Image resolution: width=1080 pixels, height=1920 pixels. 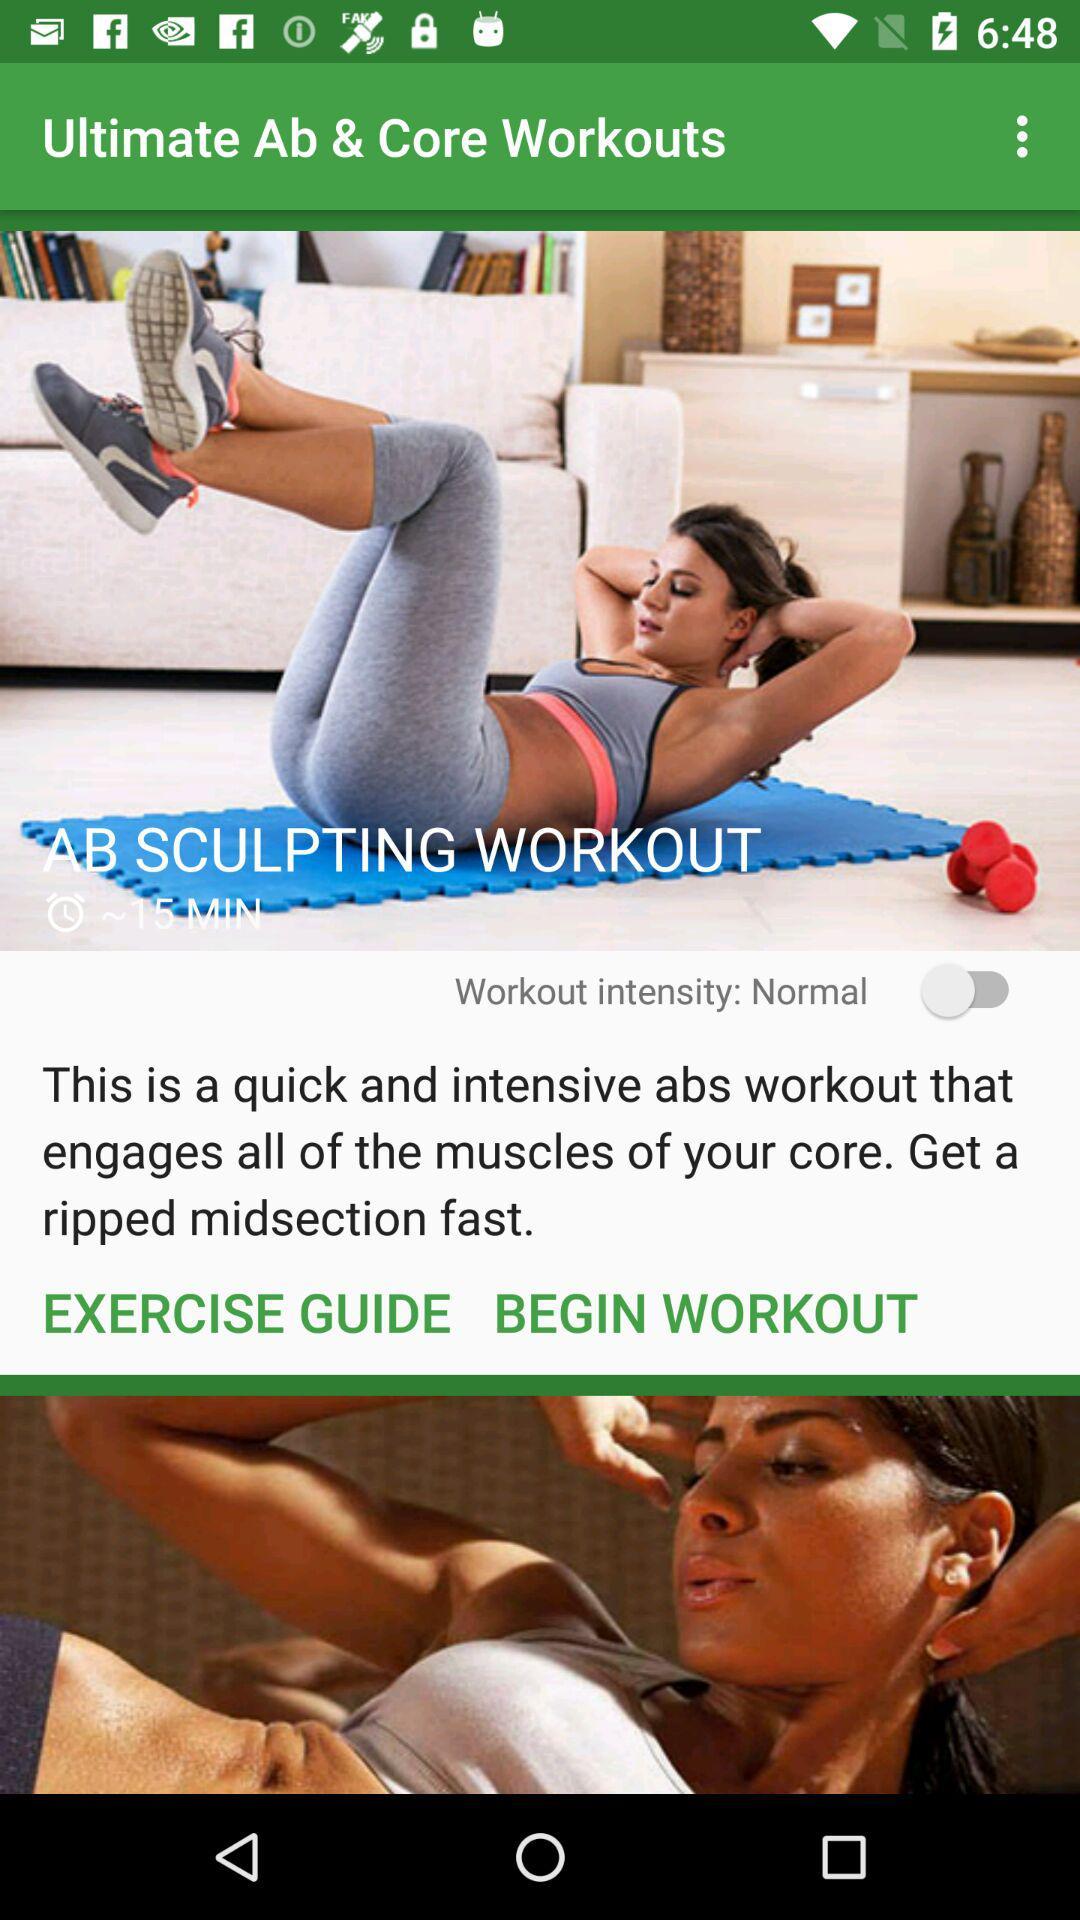 What do you see at coordinates (705, 1311) in the screenshot?
I see `item next to exercise guide` at bounding box center [705, 1311].